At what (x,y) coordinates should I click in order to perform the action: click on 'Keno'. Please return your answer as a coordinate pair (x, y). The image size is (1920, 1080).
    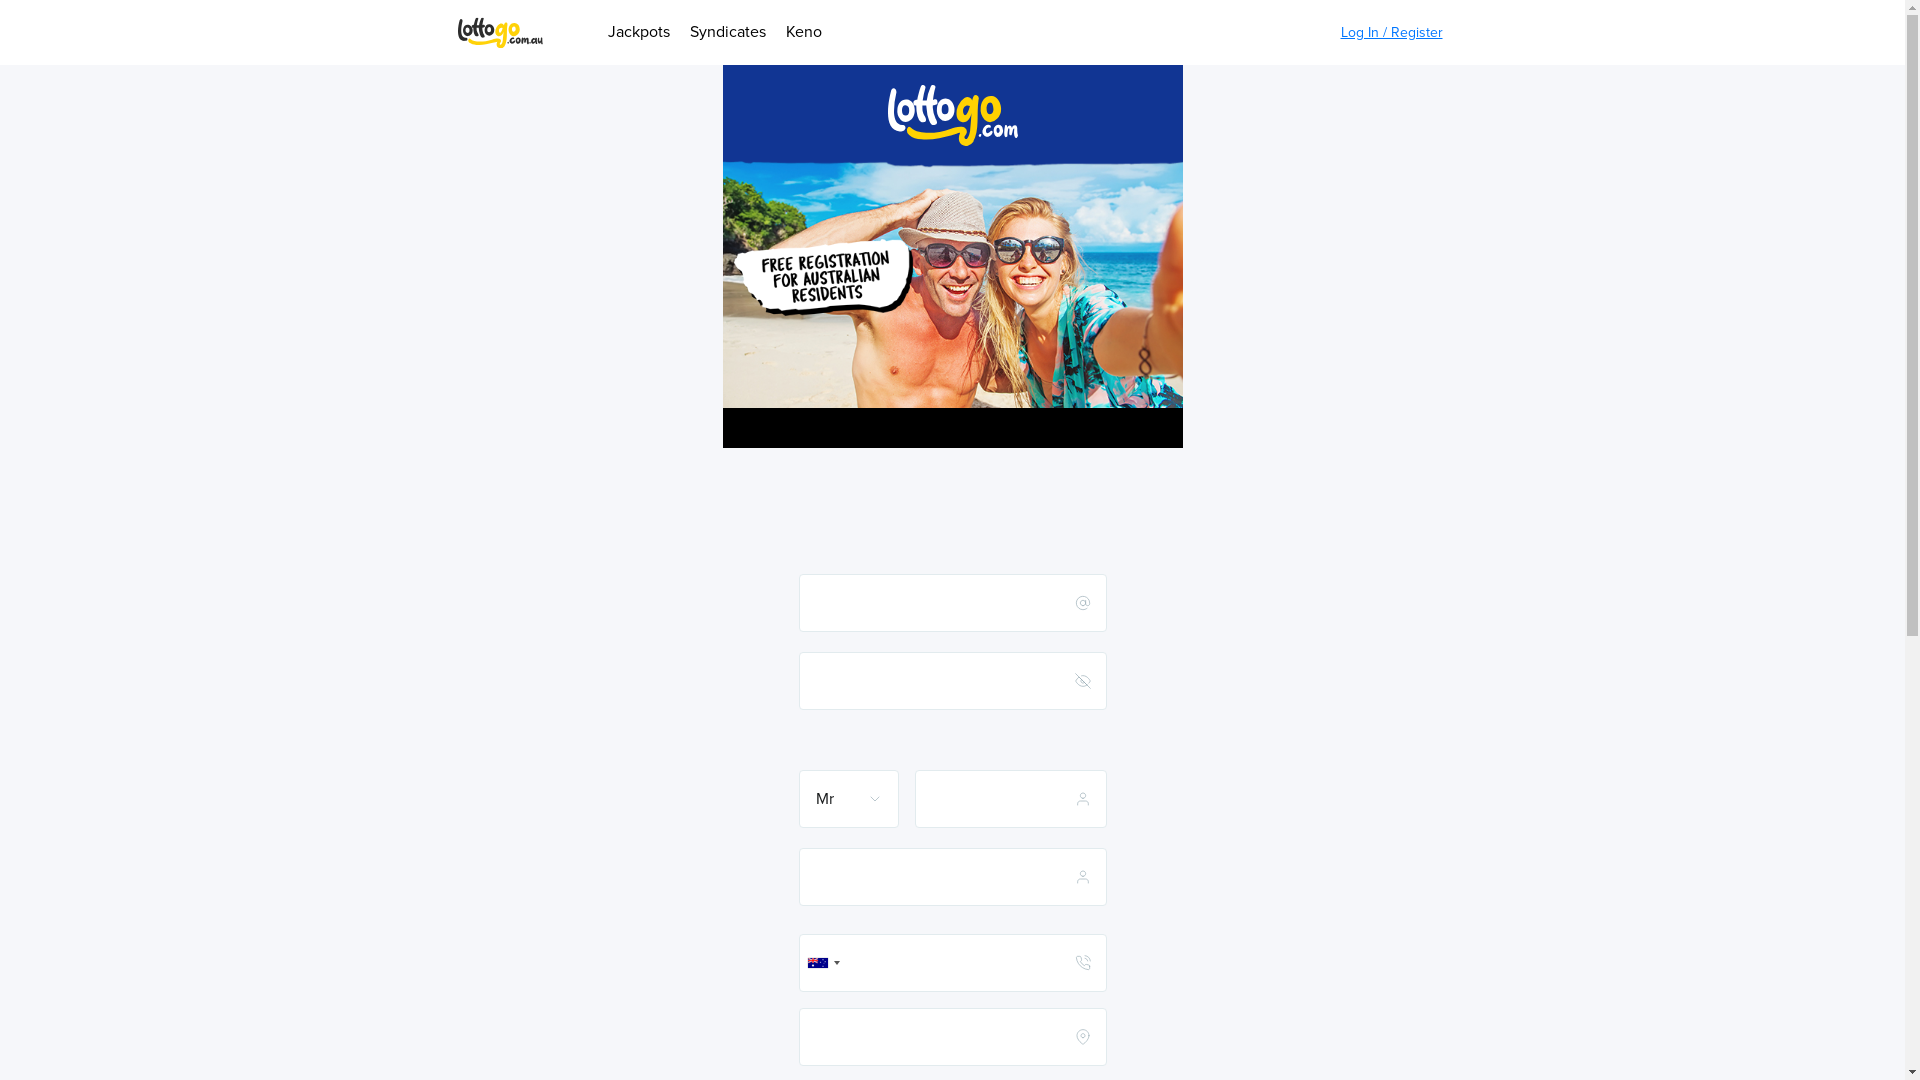
    Looking at the image, I should click on (803, 33).